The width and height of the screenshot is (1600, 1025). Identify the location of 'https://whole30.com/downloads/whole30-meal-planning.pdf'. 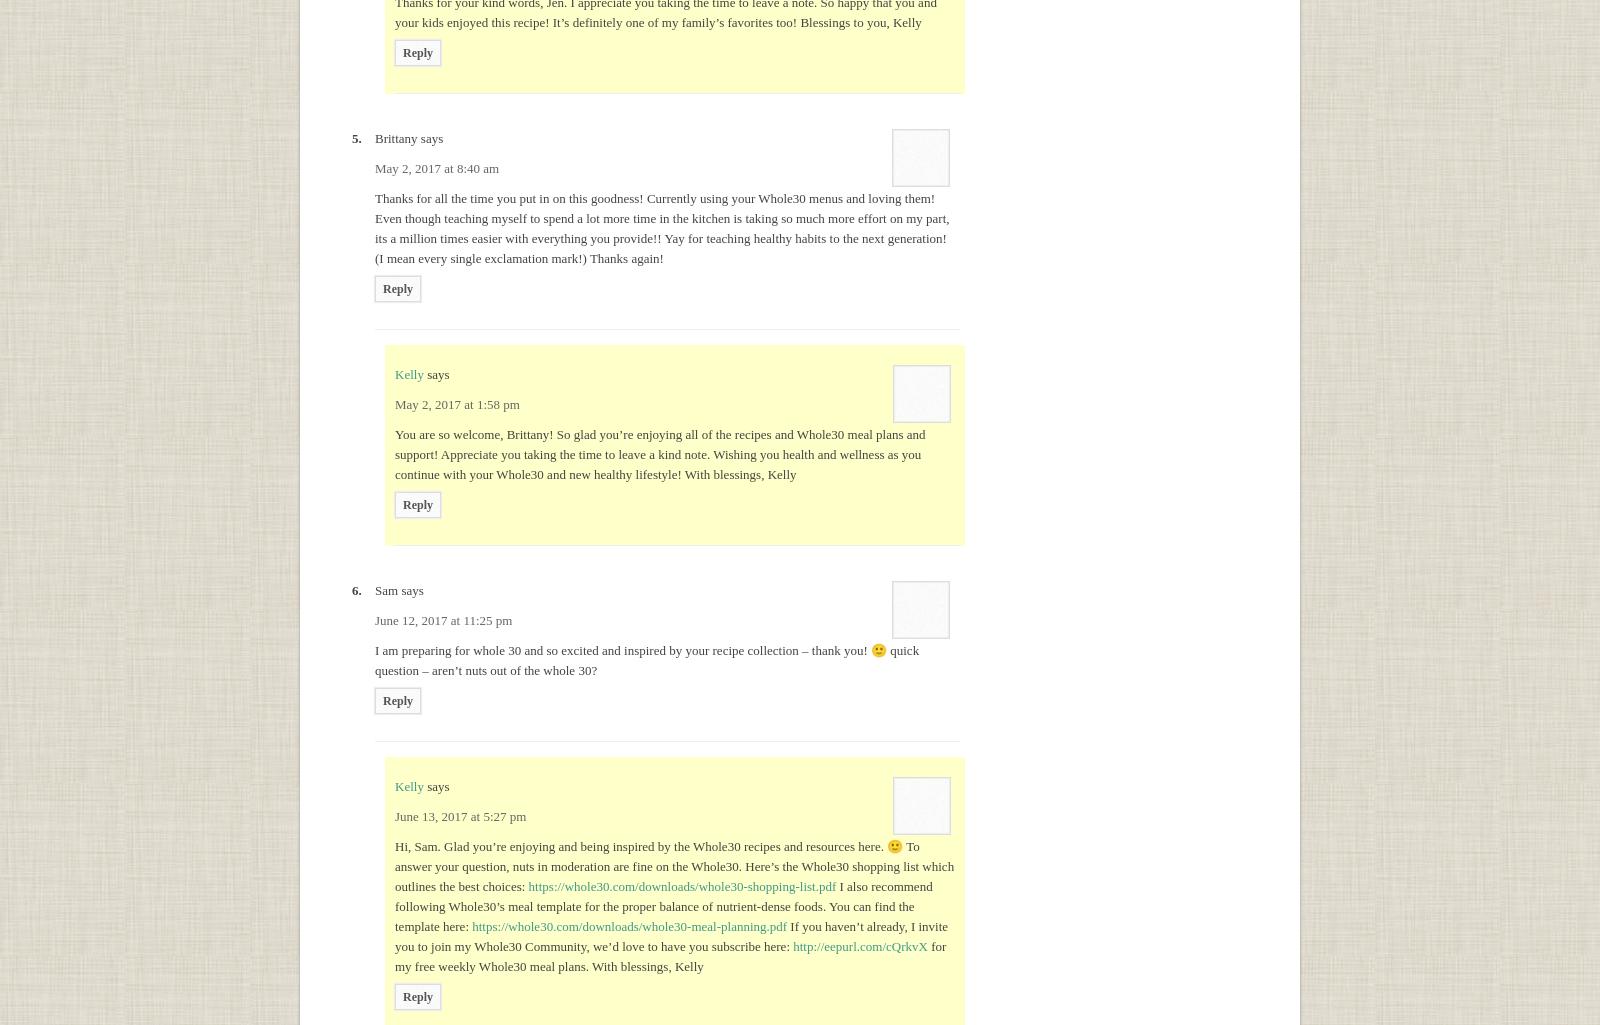
(629, 925).